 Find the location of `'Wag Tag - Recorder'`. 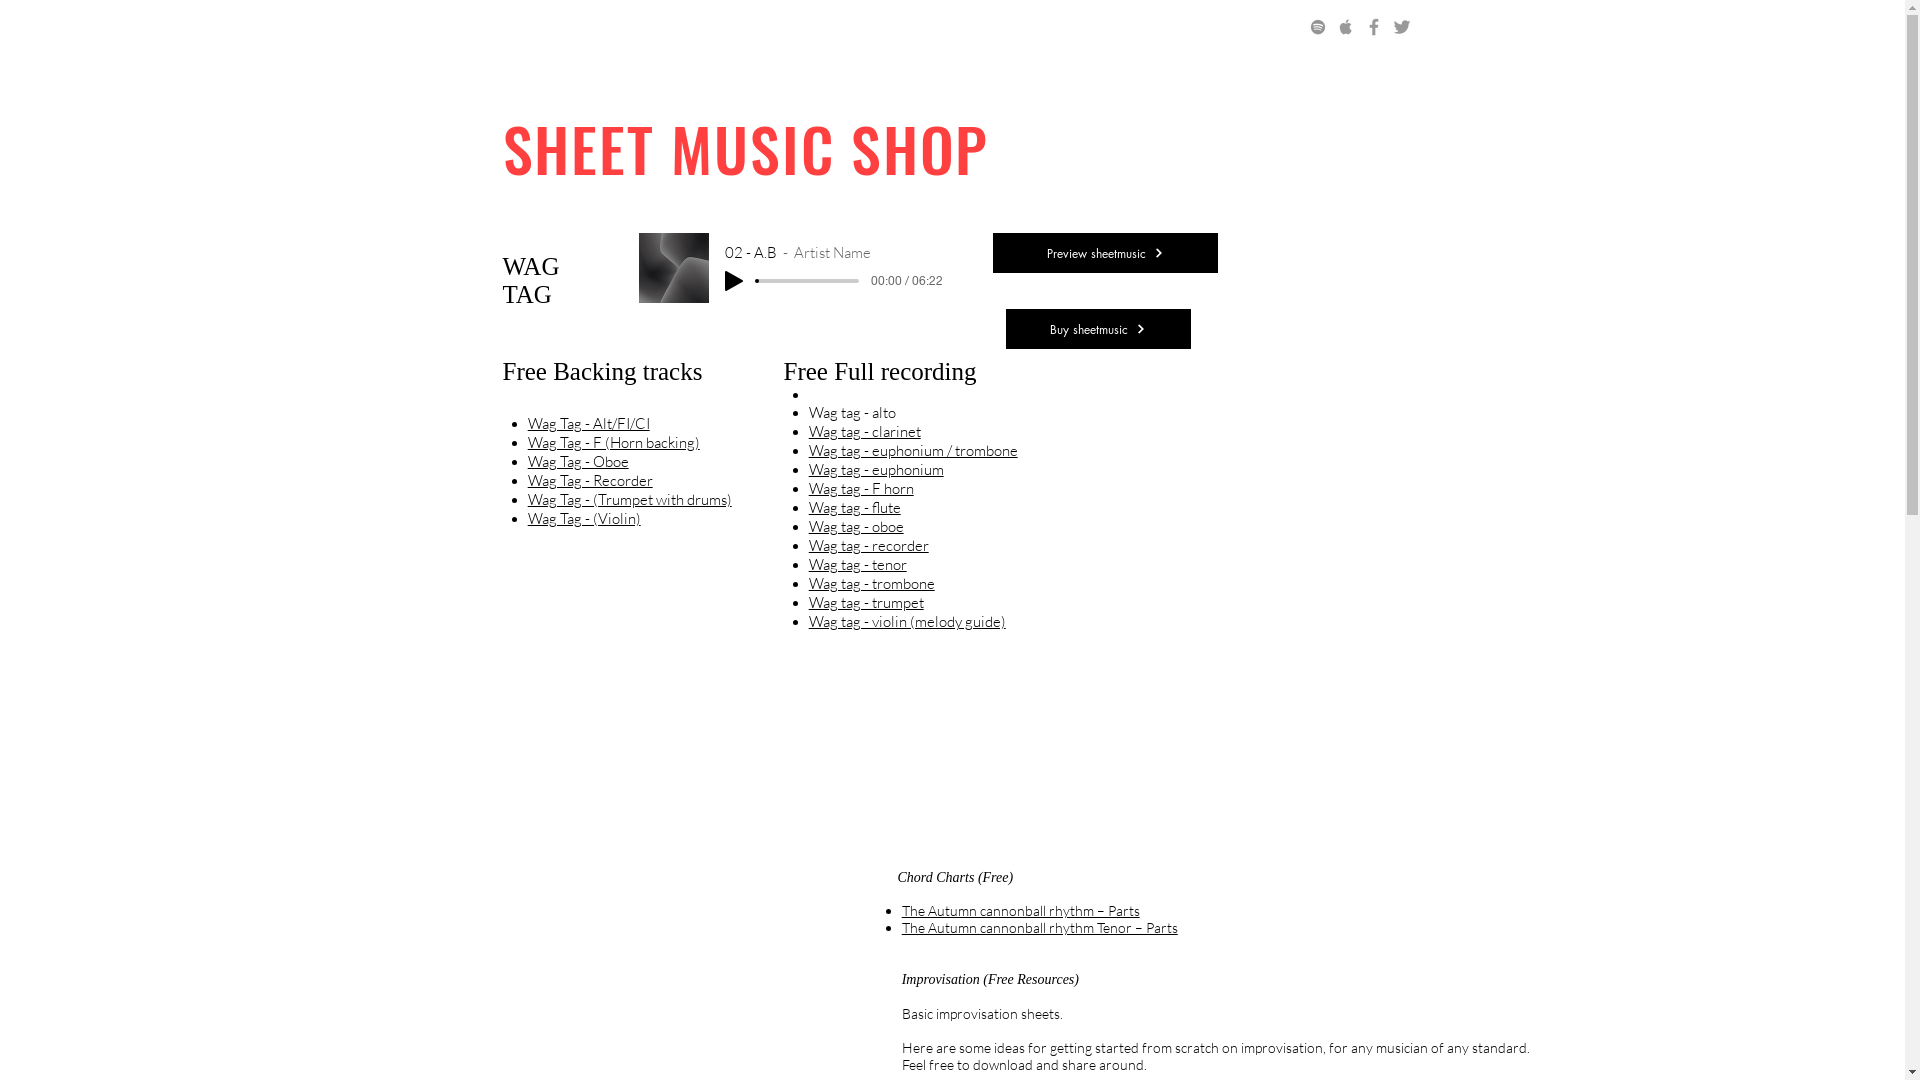

'Wag Tag - Recorder' is located at coordinates (589, 480).